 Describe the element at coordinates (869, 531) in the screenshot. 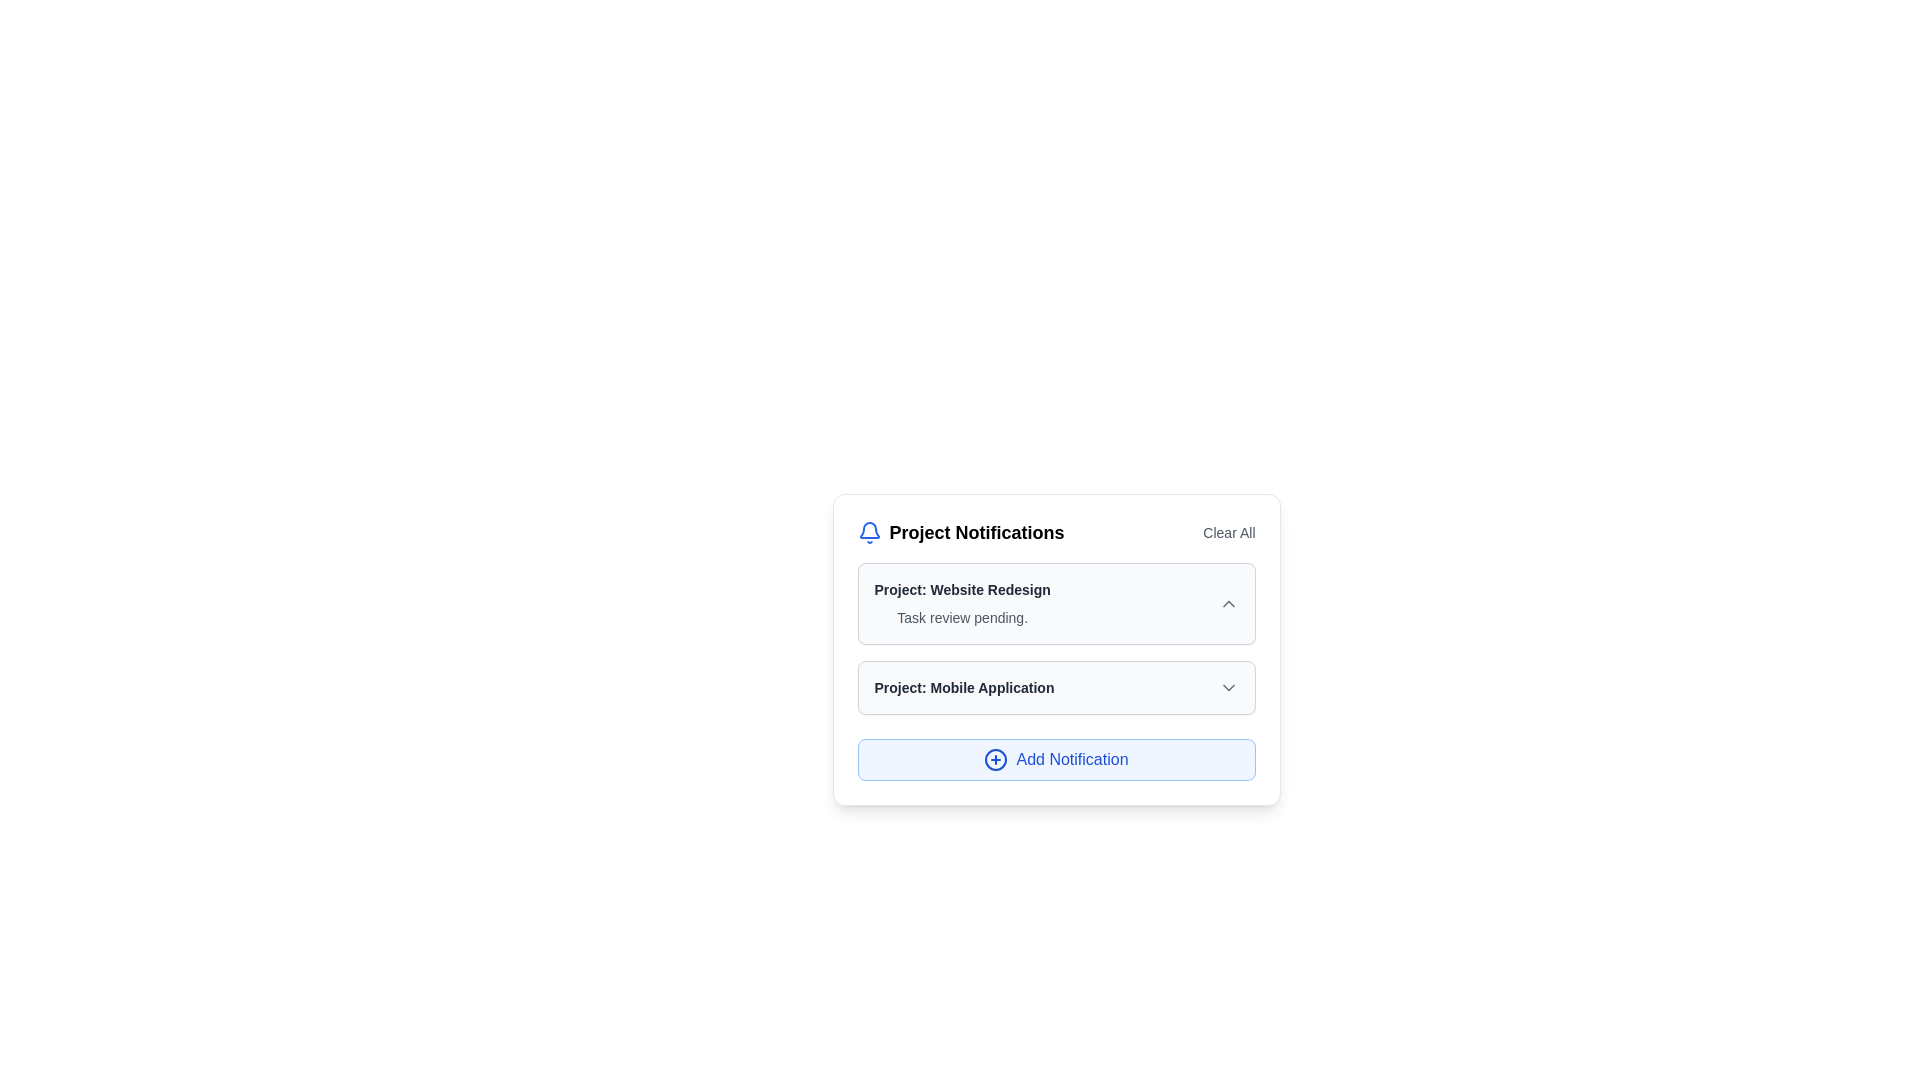

I see `the bell icon located in the header section to the left of the 'Project Notifications' title` at that location.